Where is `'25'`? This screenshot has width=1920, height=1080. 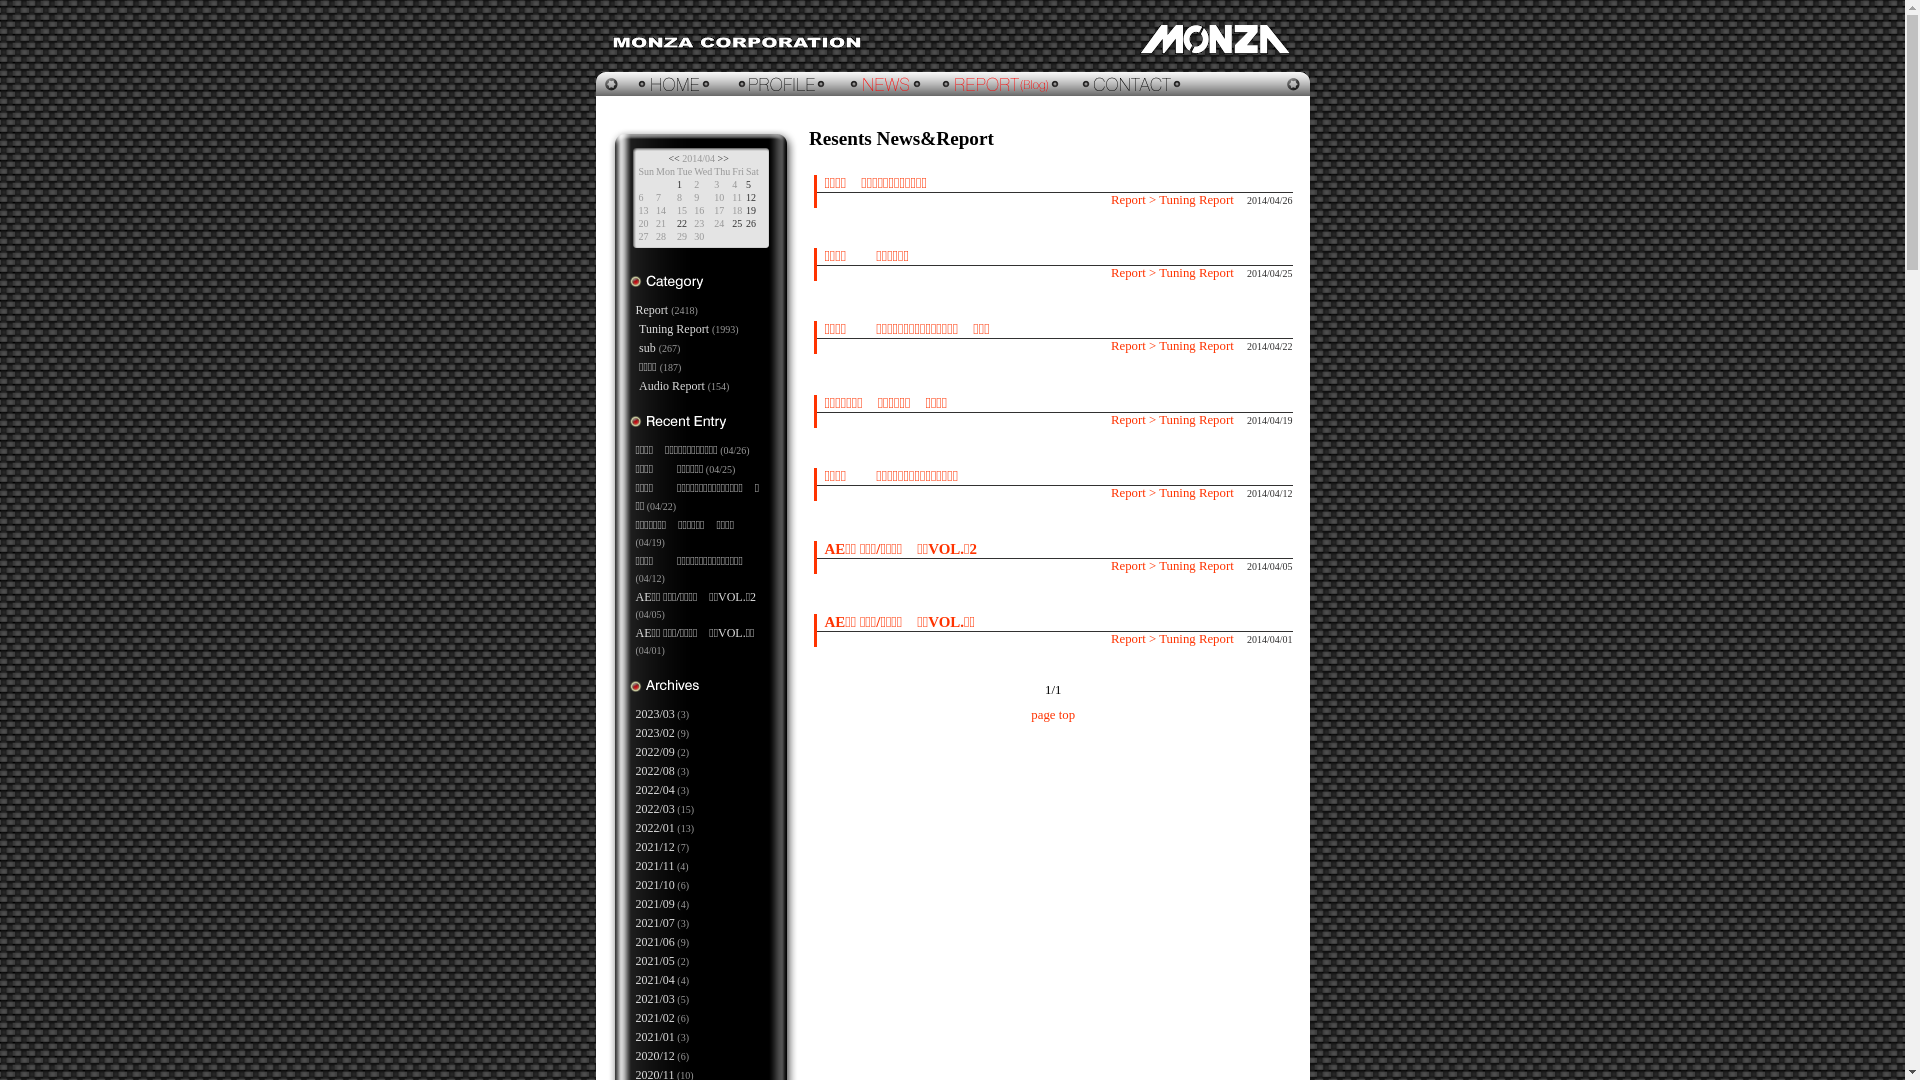
'25' is located at coordinates (736, 223).